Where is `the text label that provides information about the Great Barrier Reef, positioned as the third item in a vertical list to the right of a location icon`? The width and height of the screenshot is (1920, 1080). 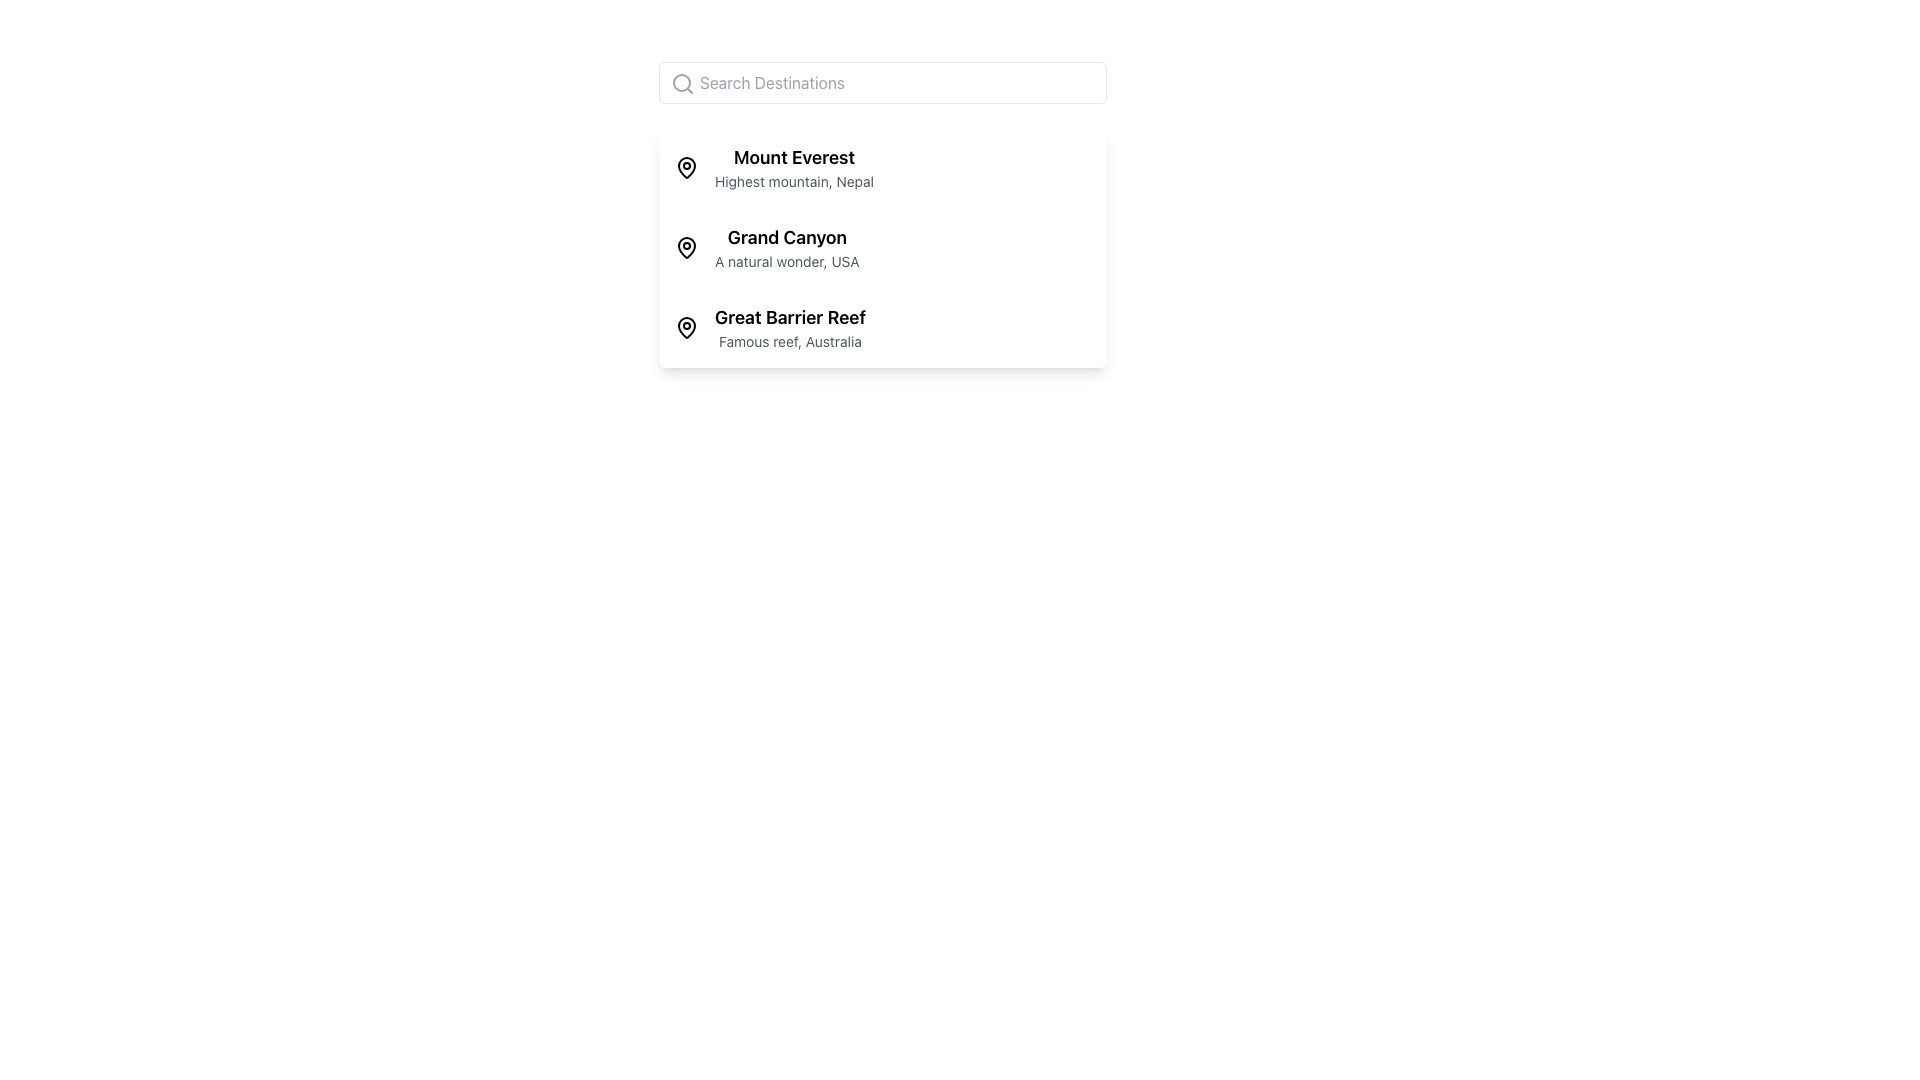 the text label that provides information about the Great Barrier Reef, positioned as the third item in a vertical list to the right of a location icon is located at coordinates (789, 326).